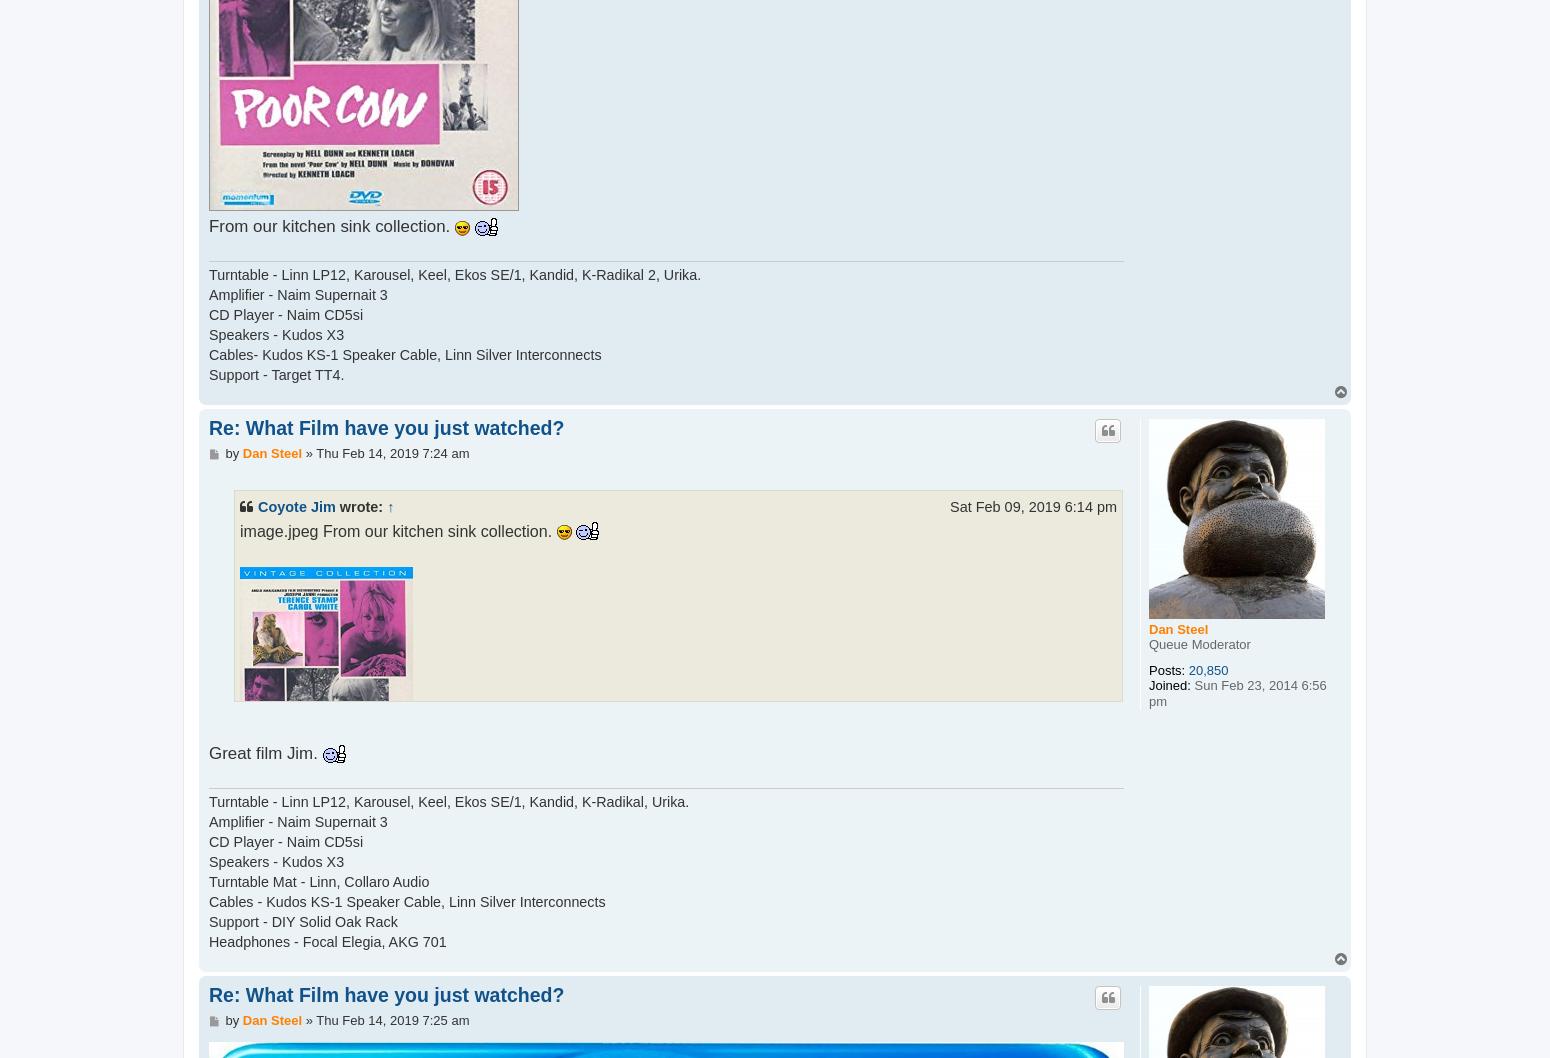 The height and width of the screenshot is (1058, 1550). Describe the element at coordinates (296, 505) in the screenshot. I see `'Coyote Jim'` at that location.